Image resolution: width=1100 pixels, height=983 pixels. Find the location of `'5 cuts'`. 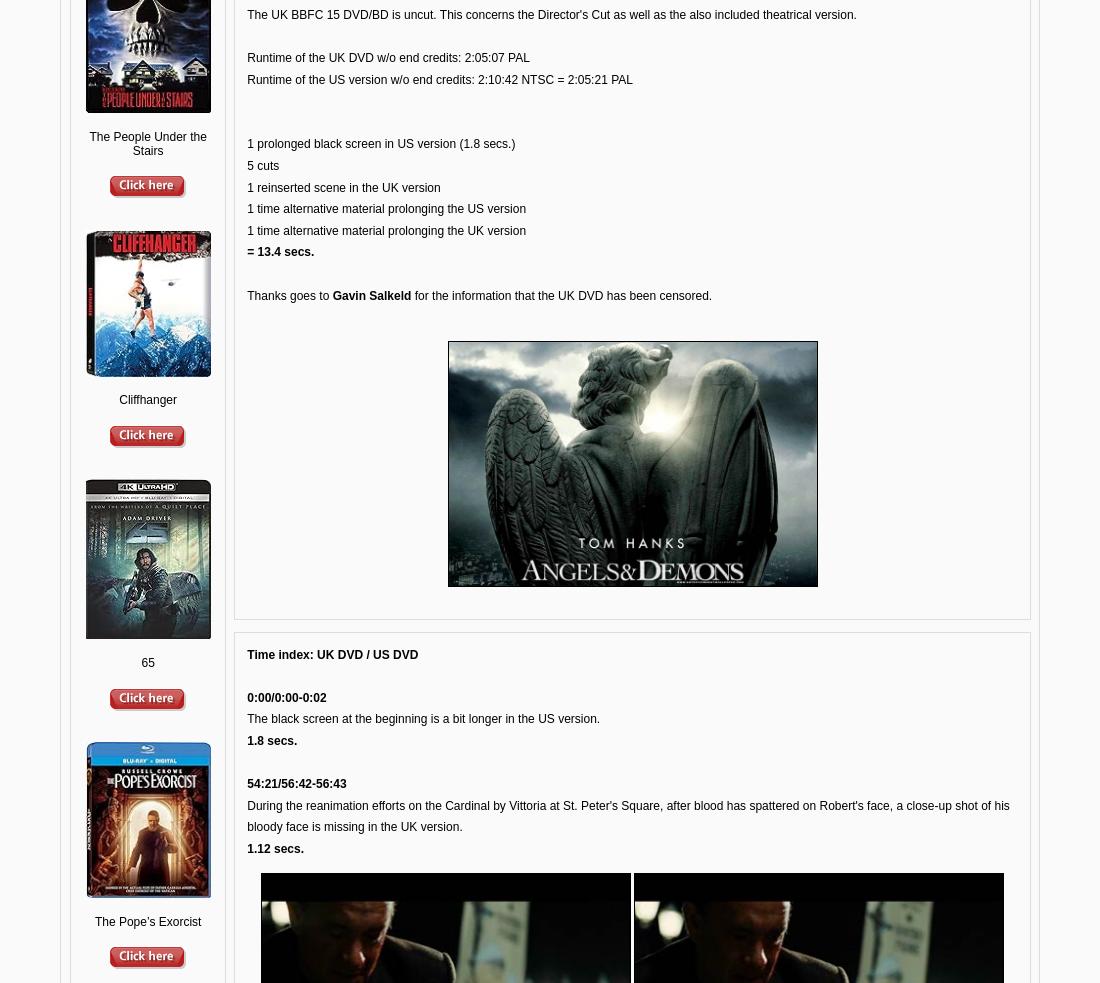

'5 cuts' is located at coordinates (263, 166).